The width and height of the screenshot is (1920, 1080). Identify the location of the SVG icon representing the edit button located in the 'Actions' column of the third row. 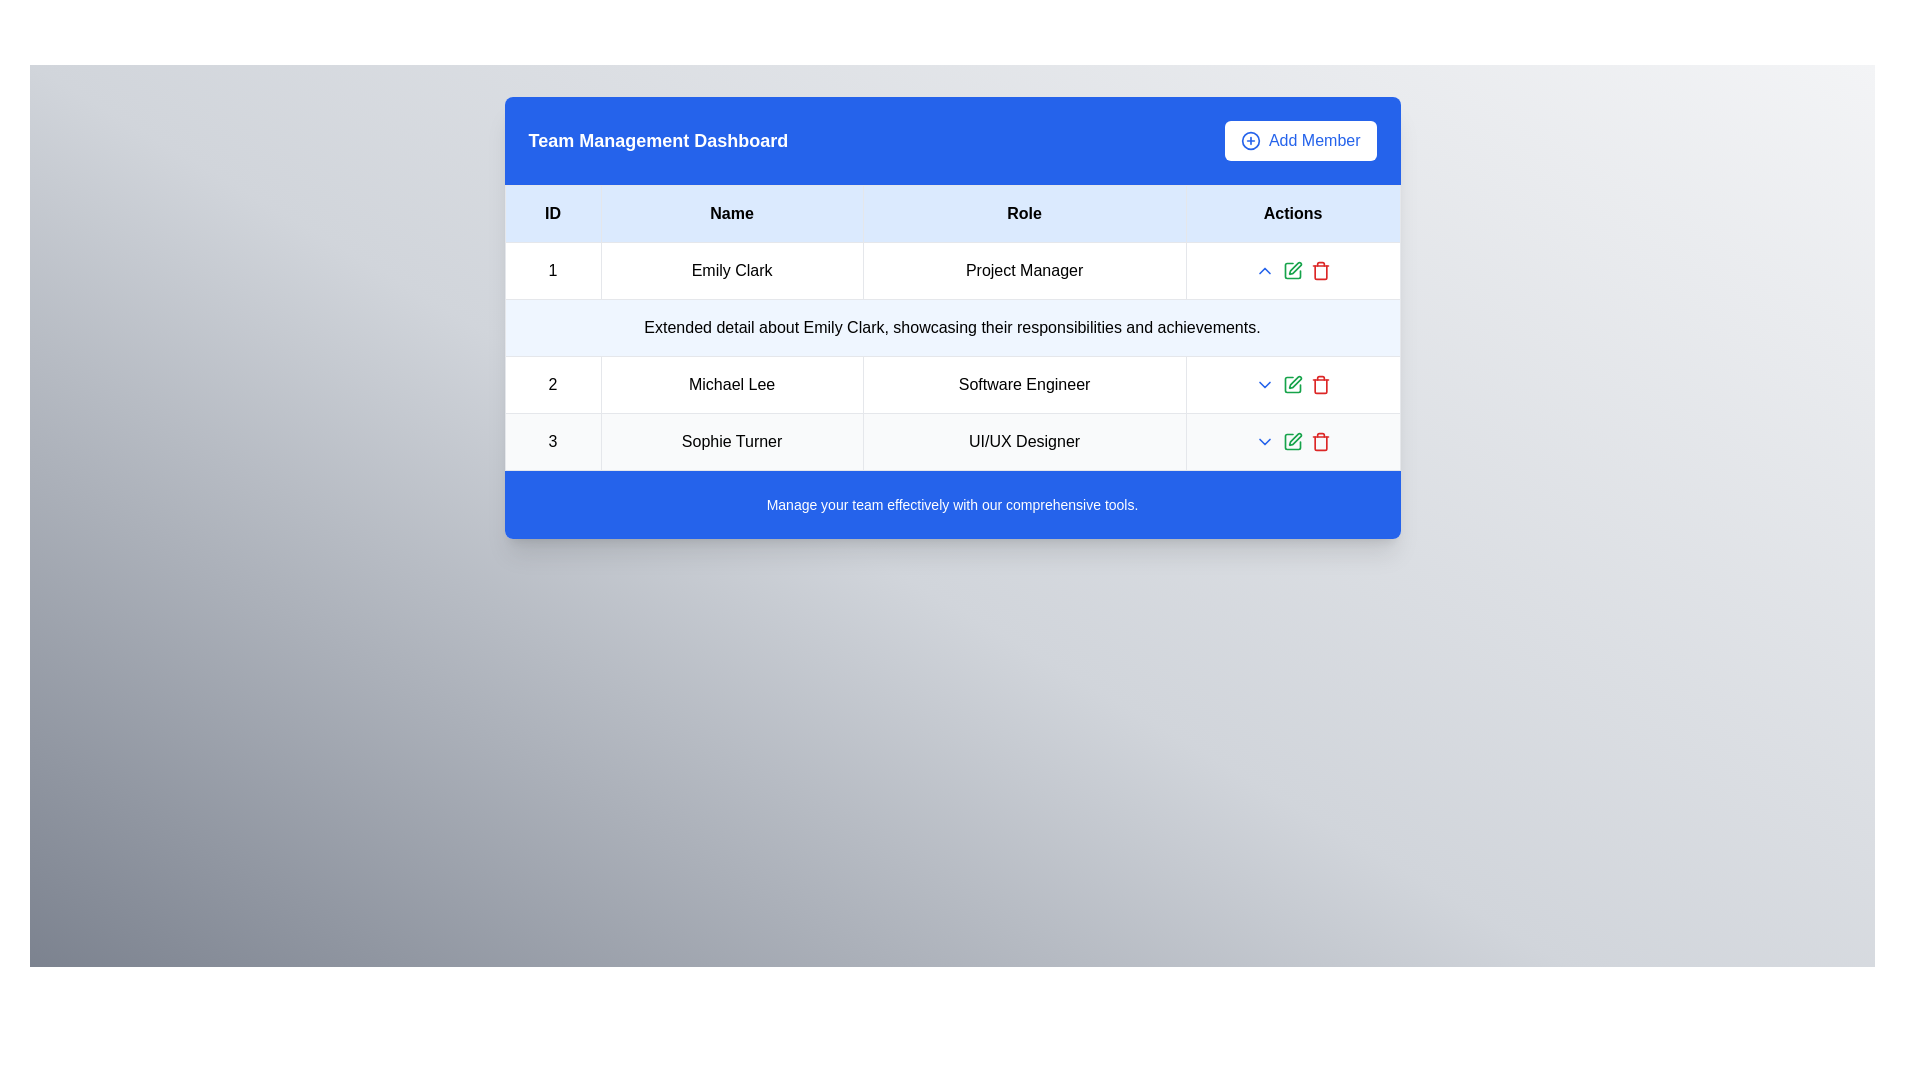
(1293, 385).